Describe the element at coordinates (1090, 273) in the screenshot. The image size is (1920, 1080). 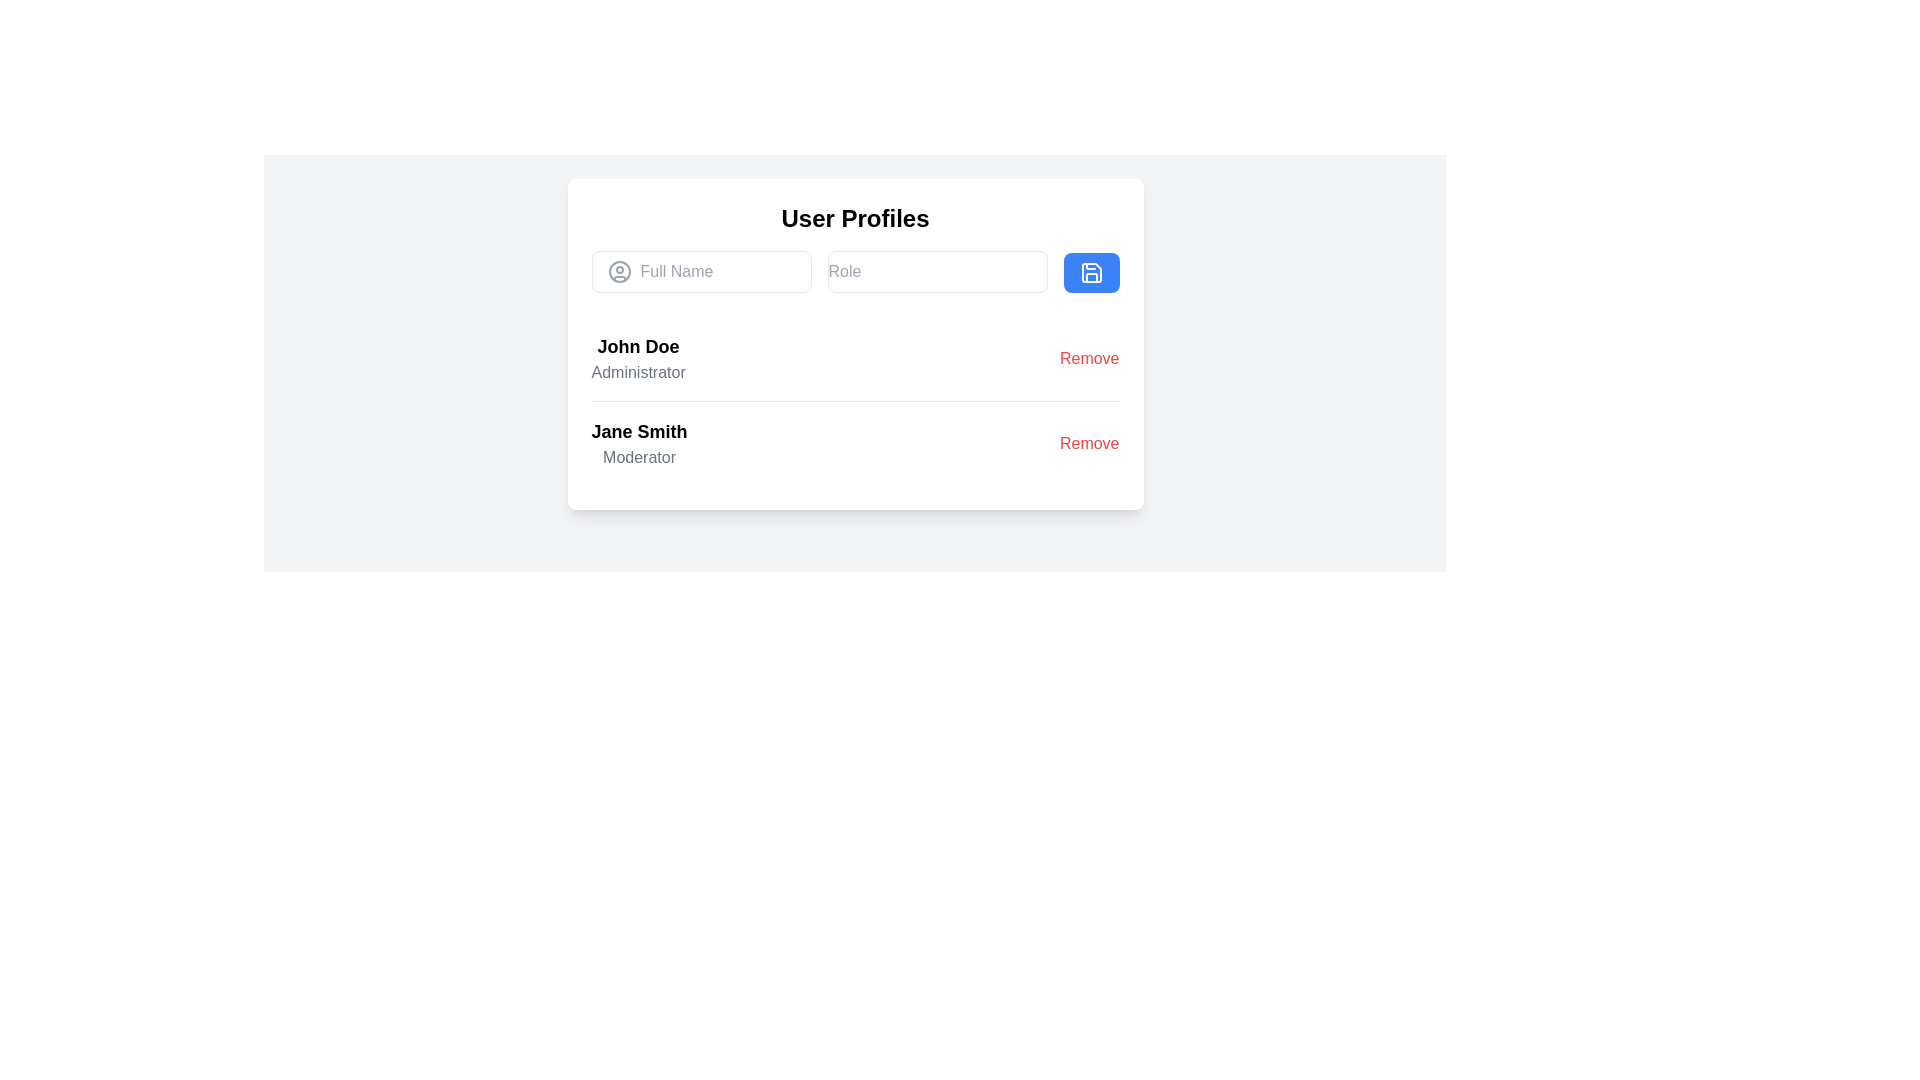
I see `the save icon located at the rightmost end of the button in the user input section` at that location.